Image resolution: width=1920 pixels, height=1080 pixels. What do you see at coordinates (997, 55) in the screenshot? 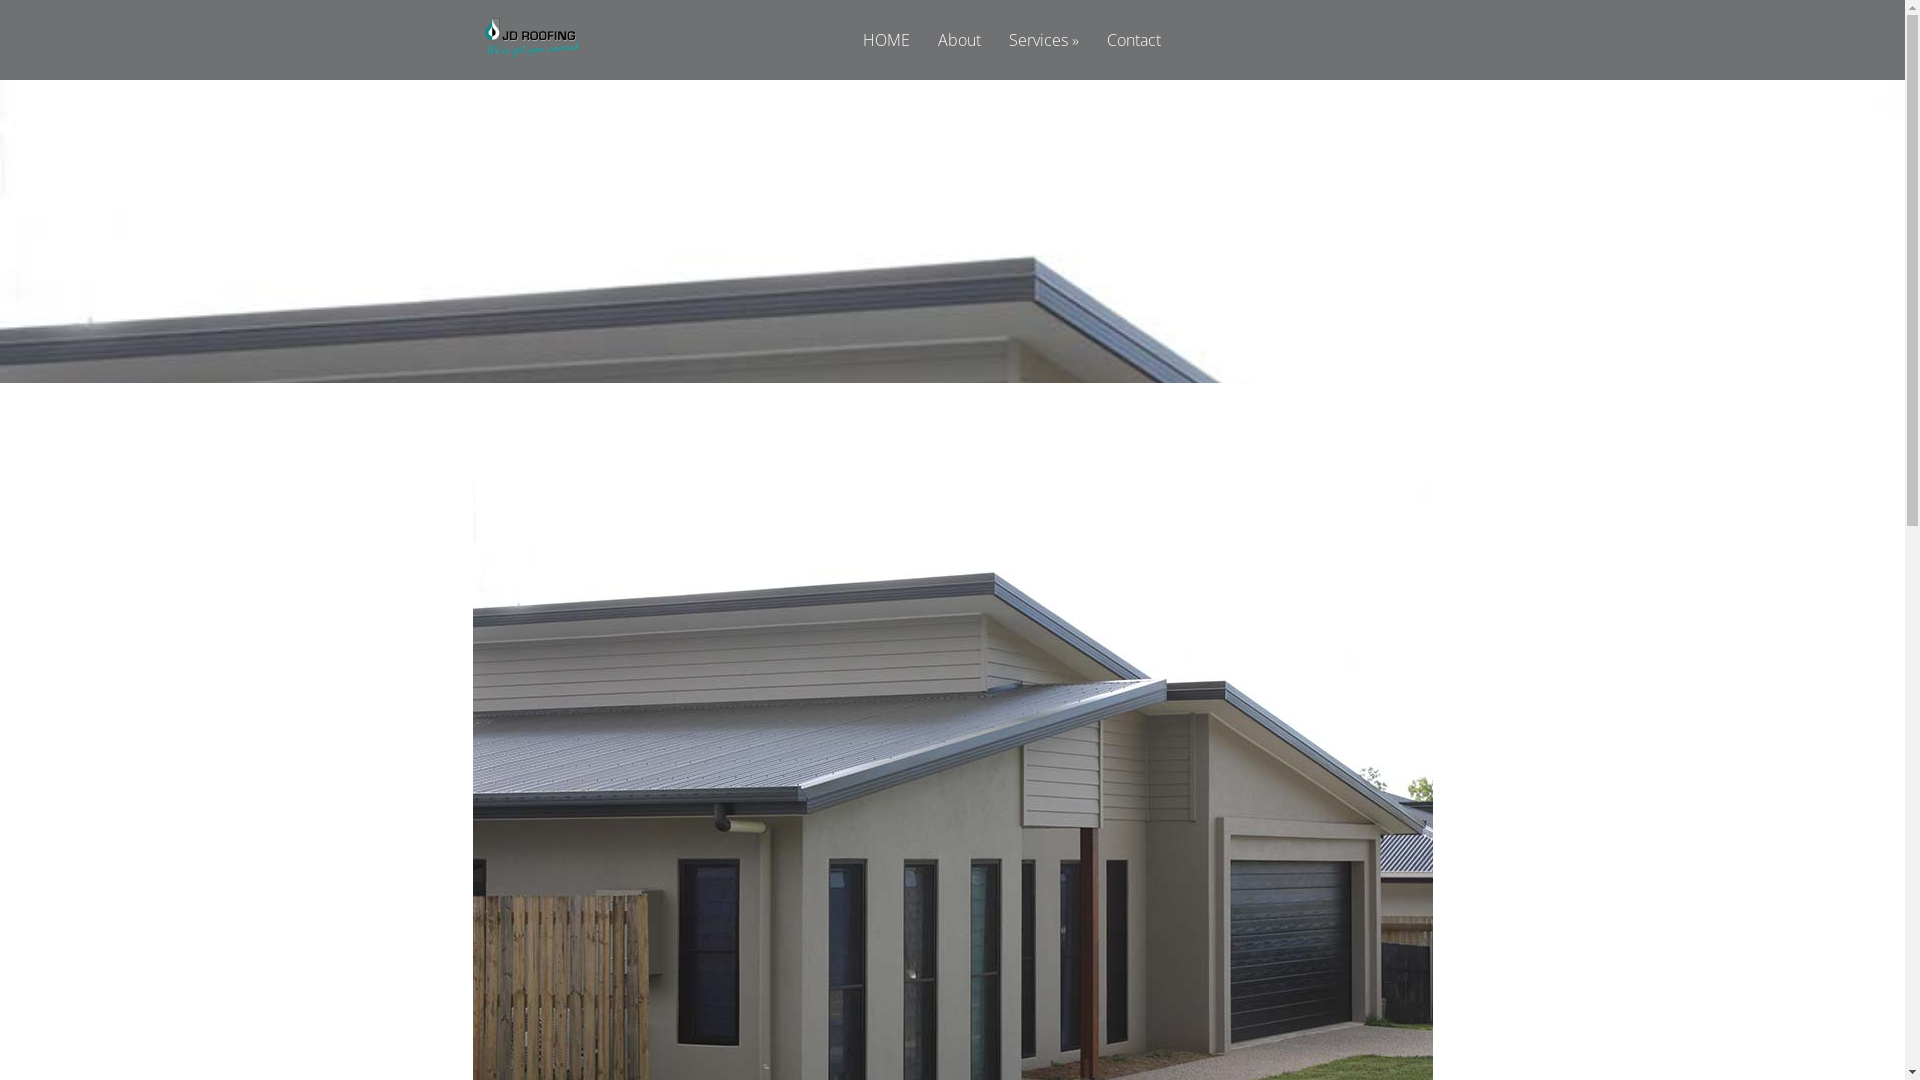
I see `'Services'` at bounding box center [997, 55].